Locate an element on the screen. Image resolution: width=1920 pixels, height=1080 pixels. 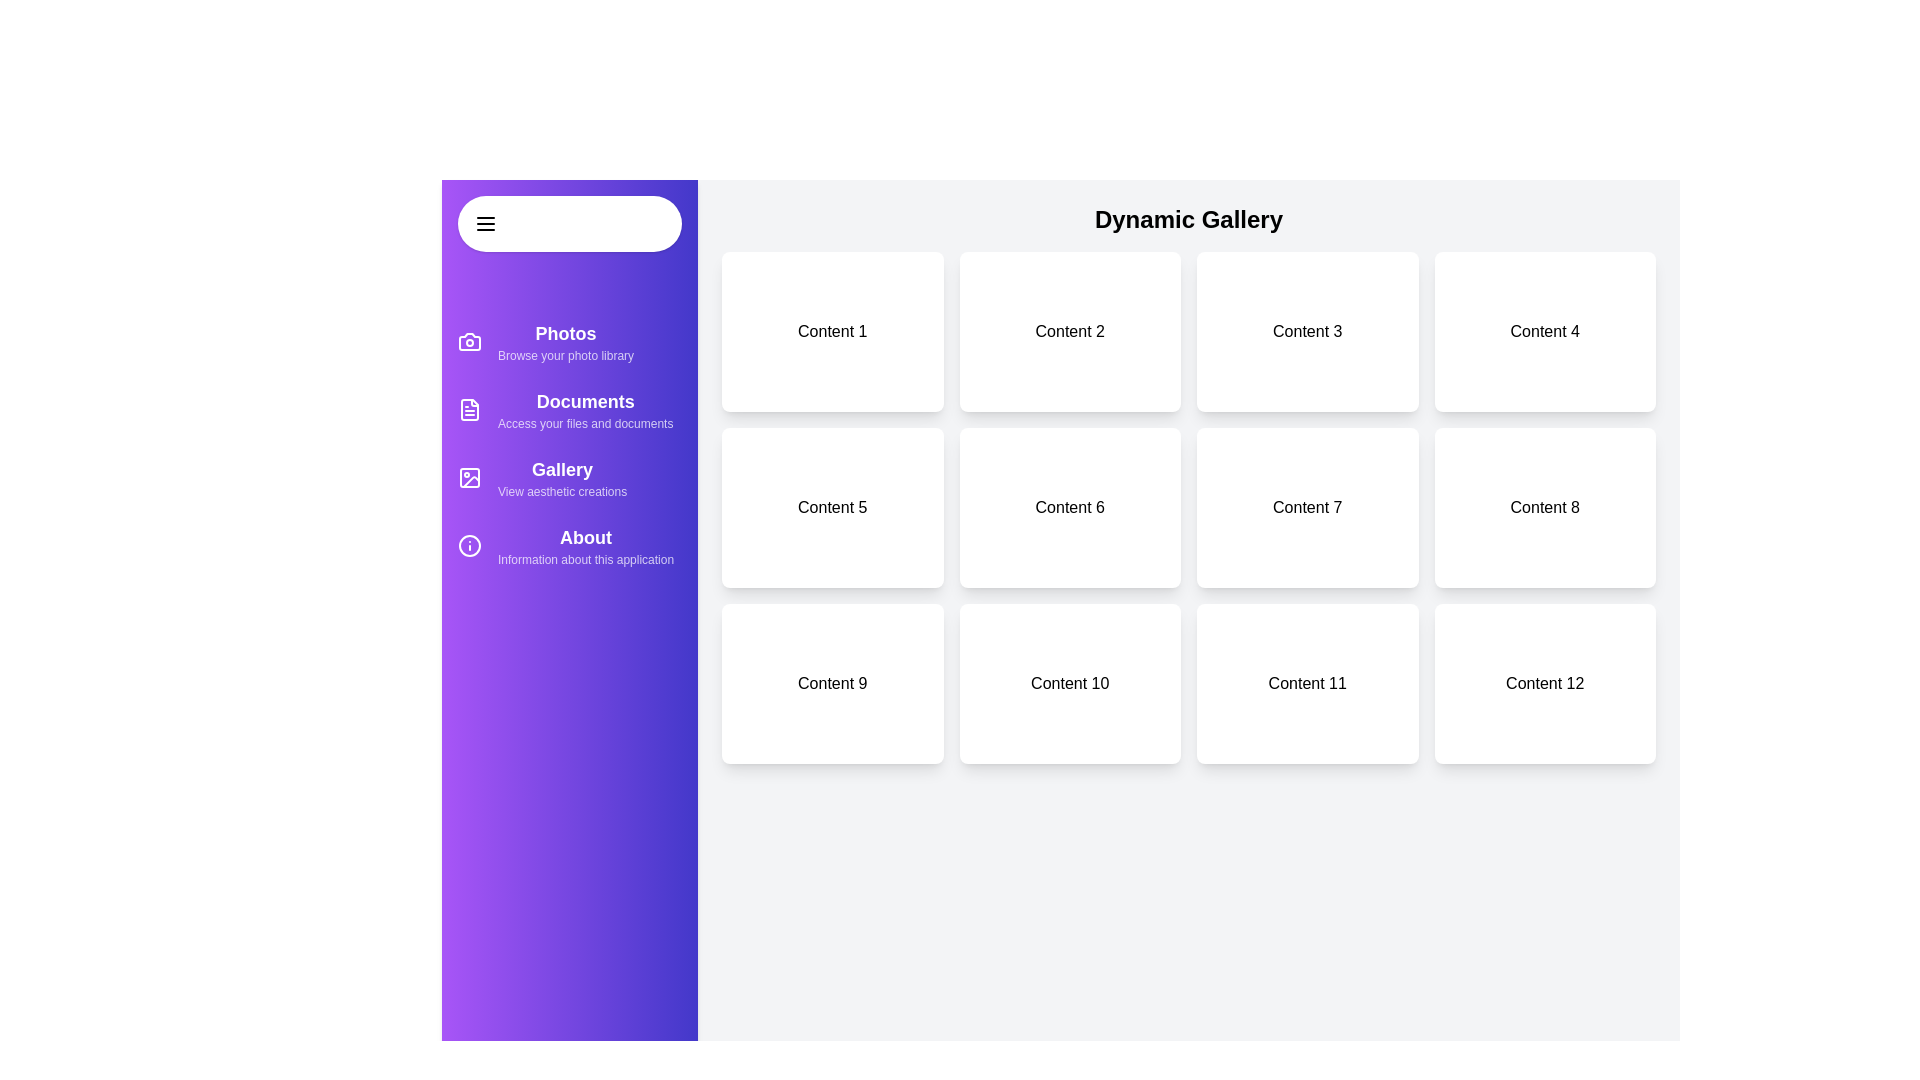
the category item About in the sidebar is located at coordinates (569, 546).